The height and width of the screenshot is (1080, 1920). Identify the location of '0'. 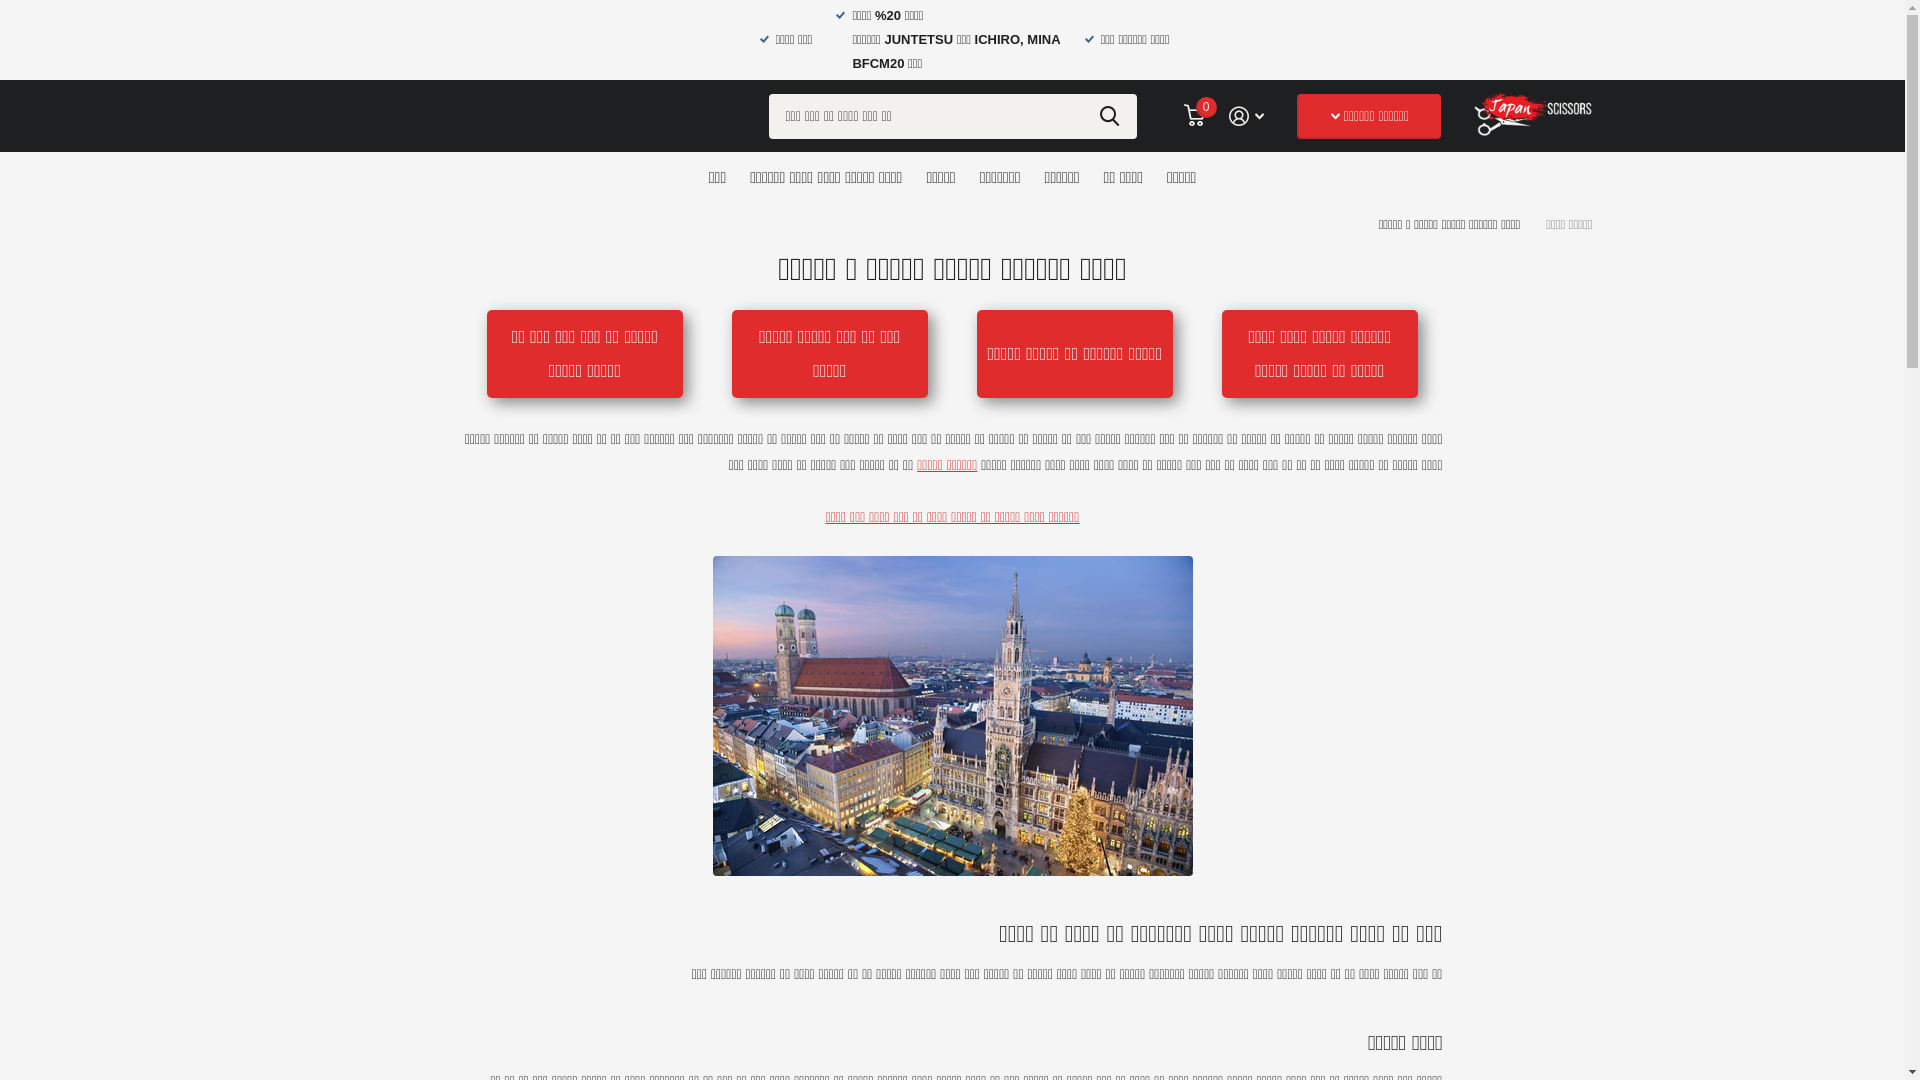
(1194, 115).